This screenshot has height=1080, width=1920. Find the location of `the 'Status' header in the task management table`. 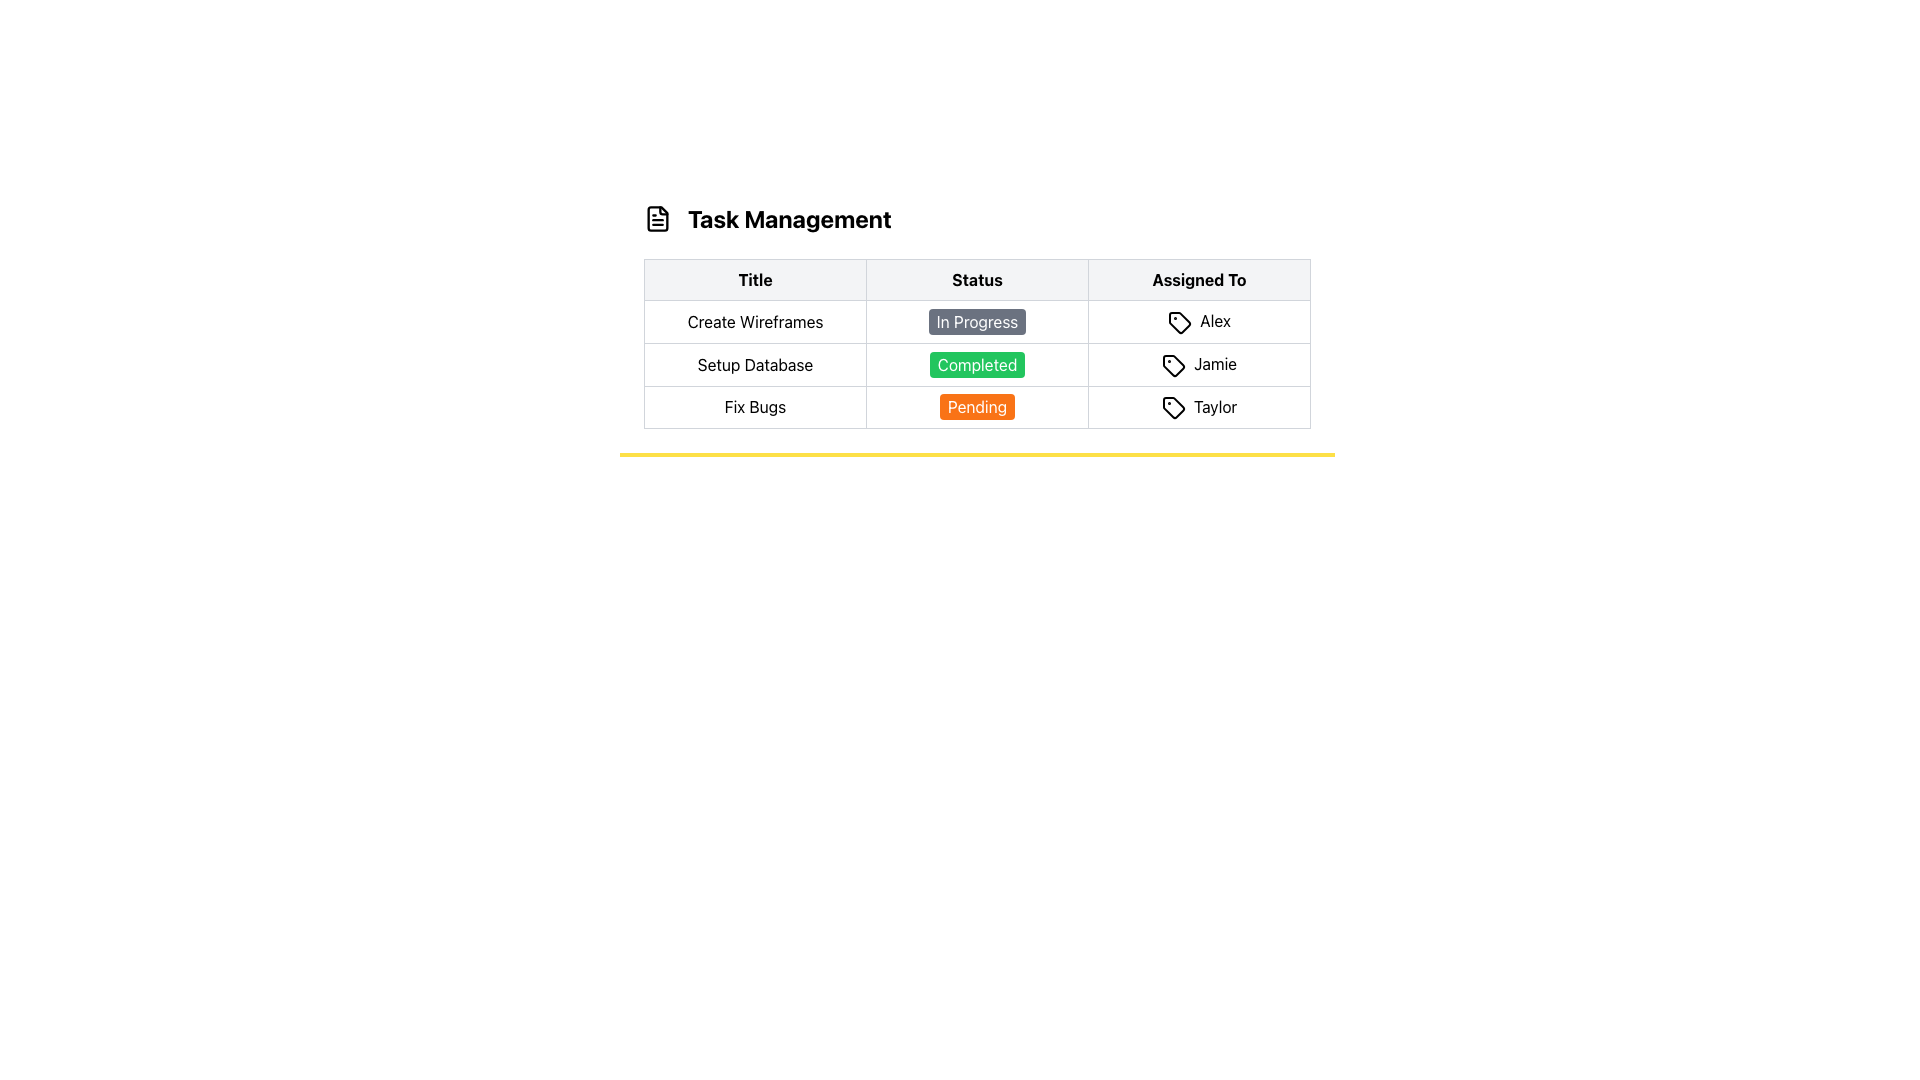

the 'Status' header in the task management table is located at coordinates (977, 280).